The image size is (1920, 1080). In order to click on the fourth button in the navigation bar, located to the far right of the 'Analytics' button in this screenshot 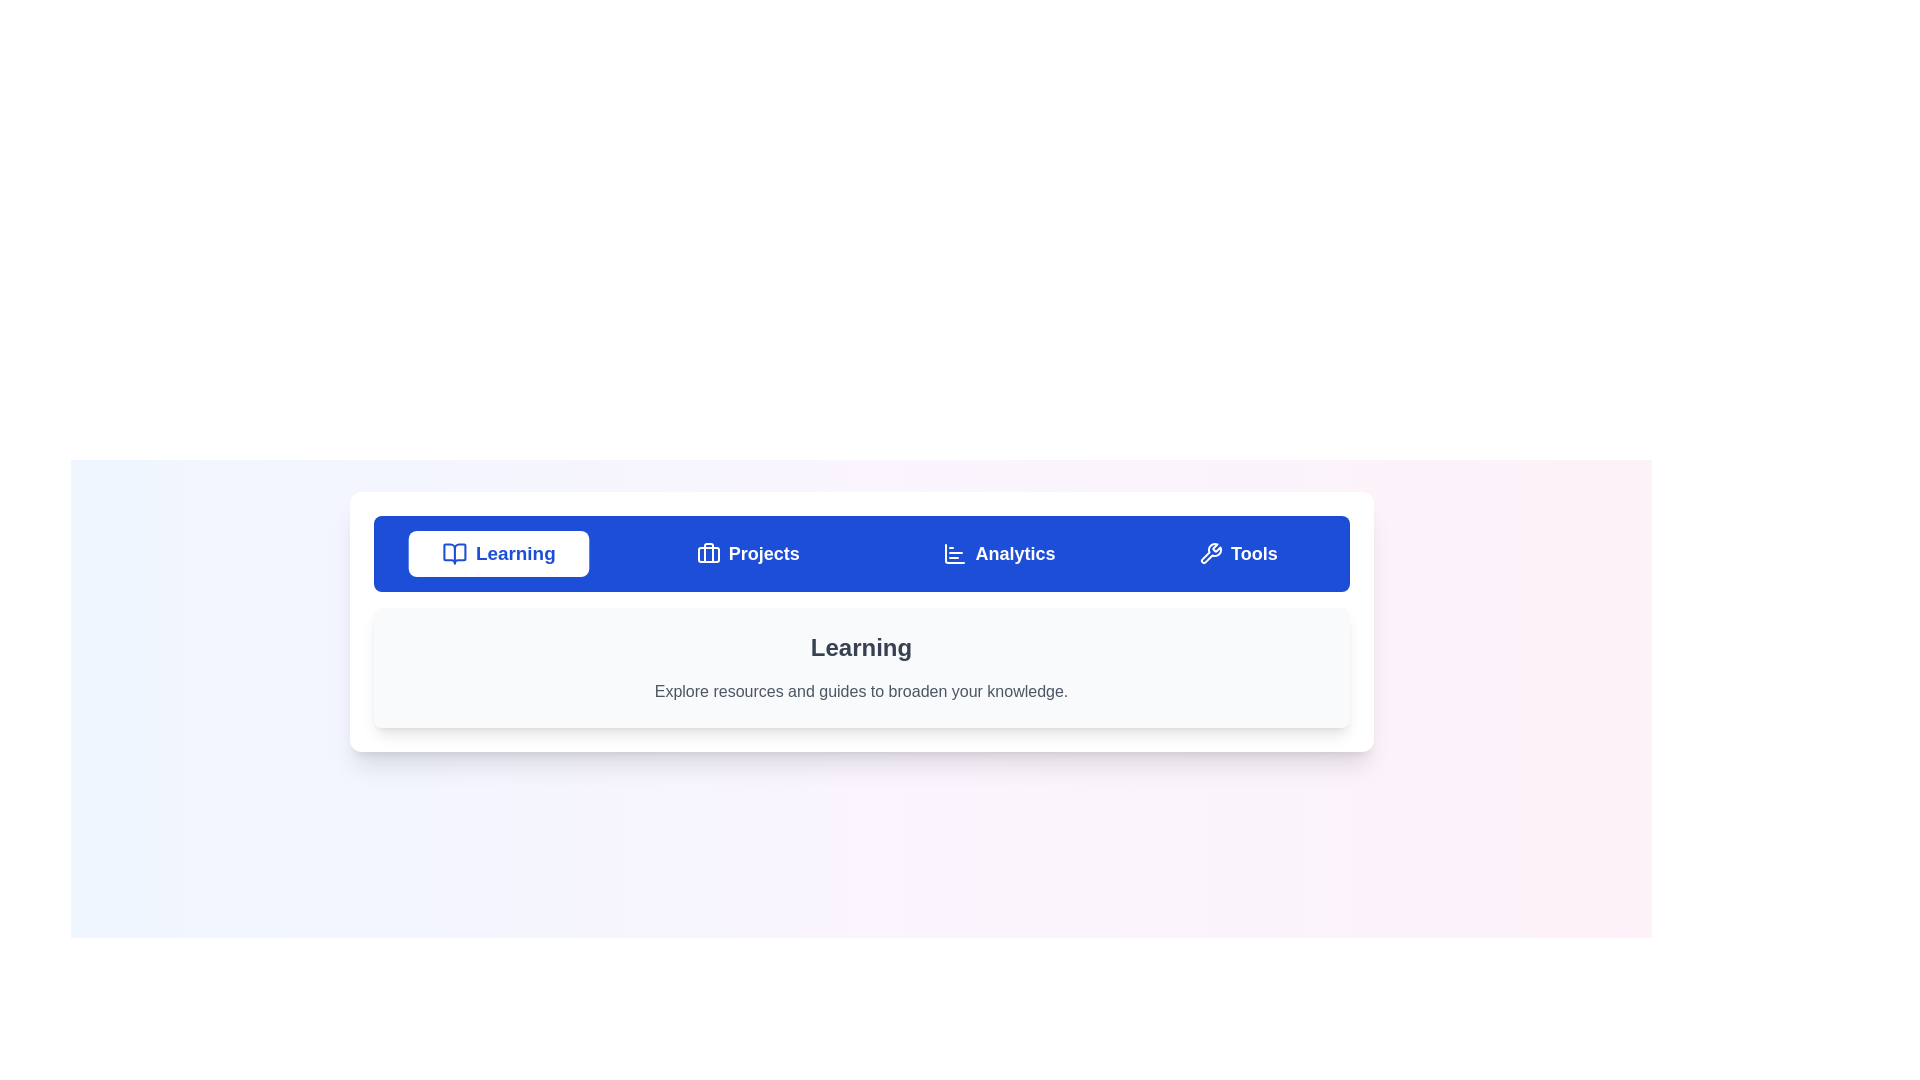, I will do `click(1237, 554)`.